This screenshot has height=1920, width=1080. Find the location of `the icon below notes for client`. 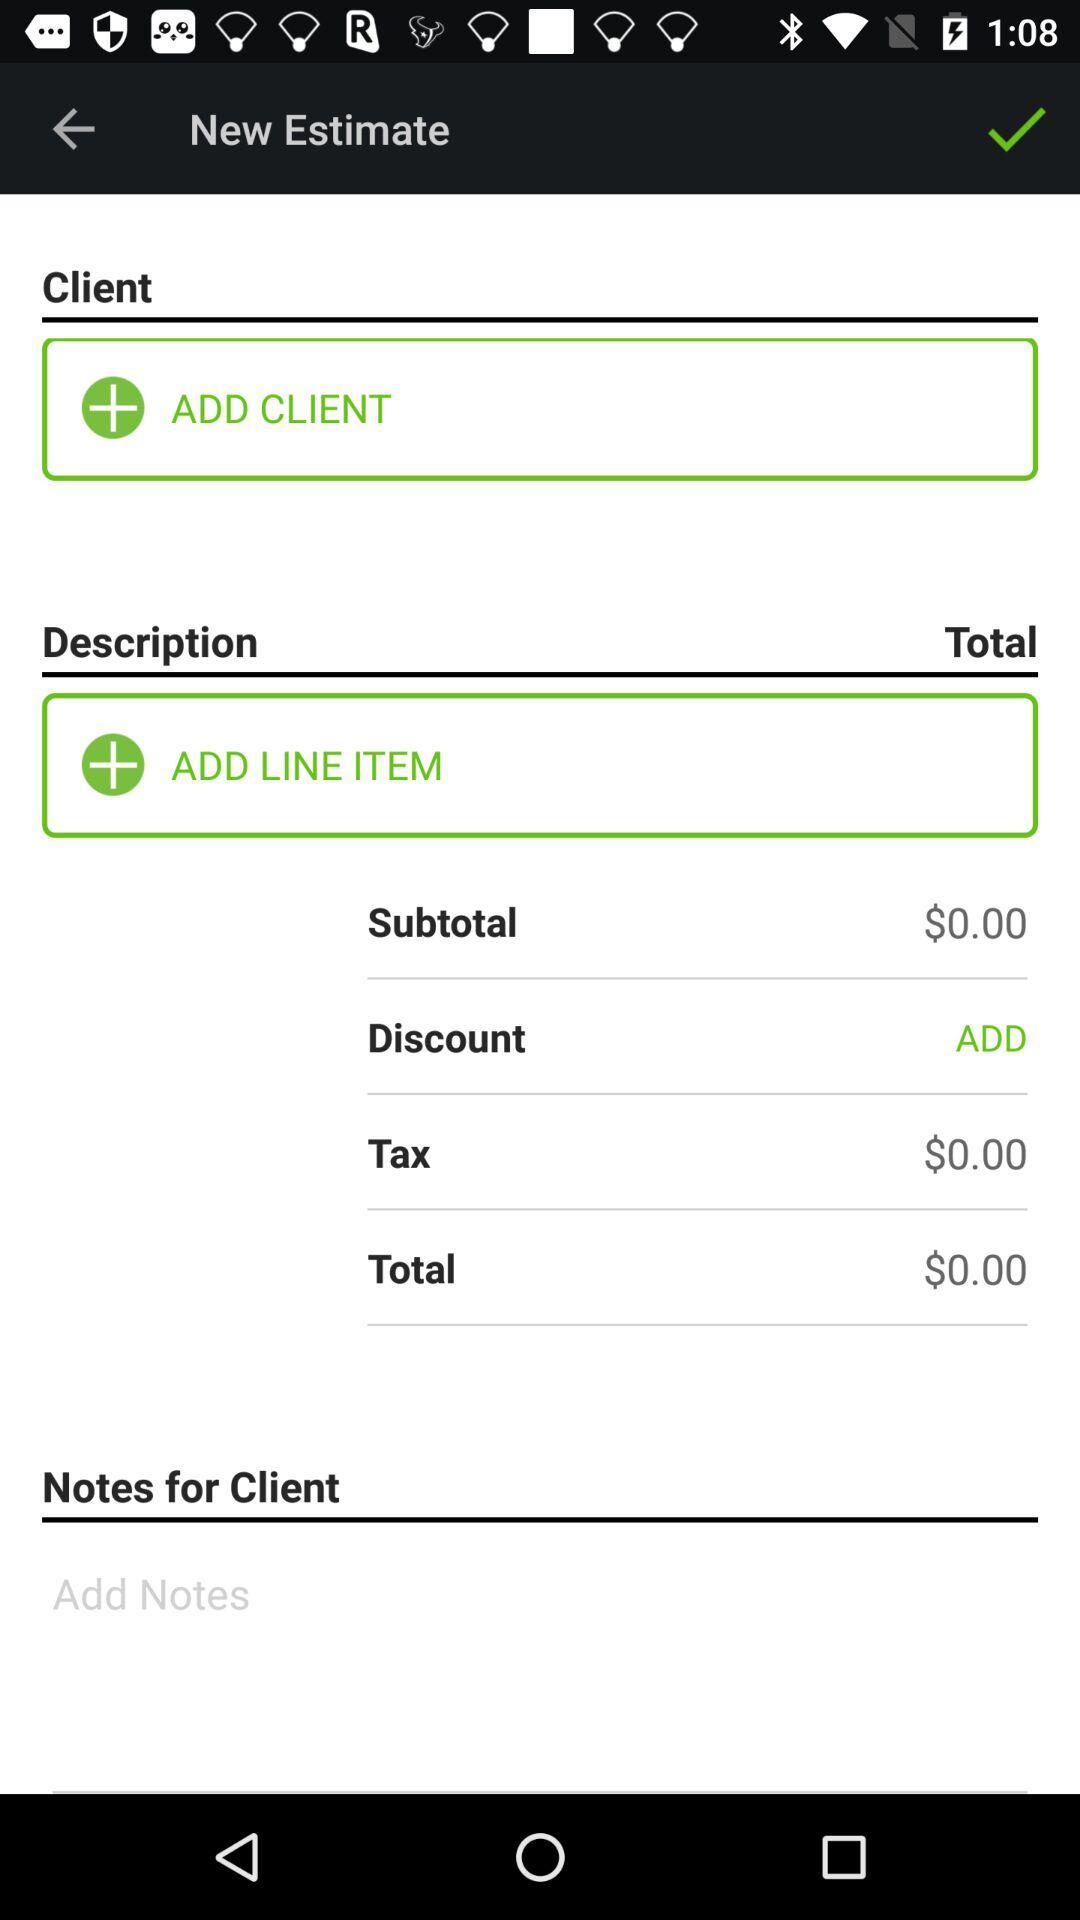

the icon below notes for client is located at coordinates (540, 1666).